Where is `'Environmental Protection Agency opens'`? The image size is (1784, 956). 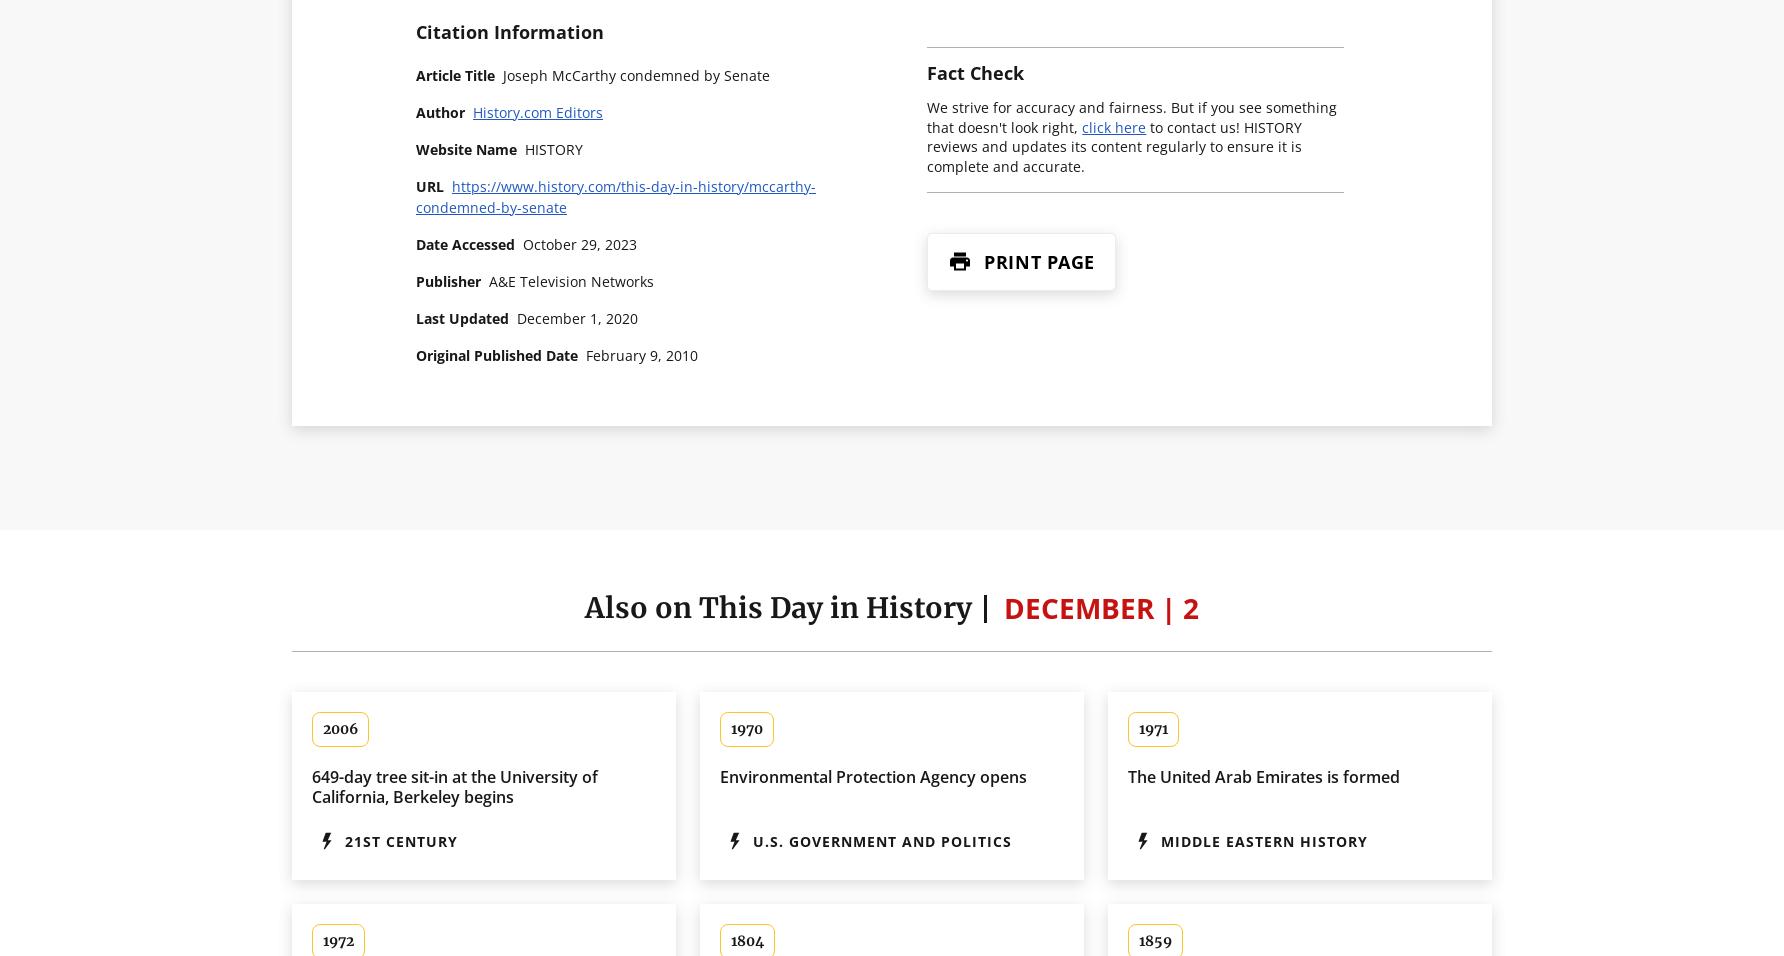 'Environmental Protection Agency opens' is located at coordinates (872, 774).